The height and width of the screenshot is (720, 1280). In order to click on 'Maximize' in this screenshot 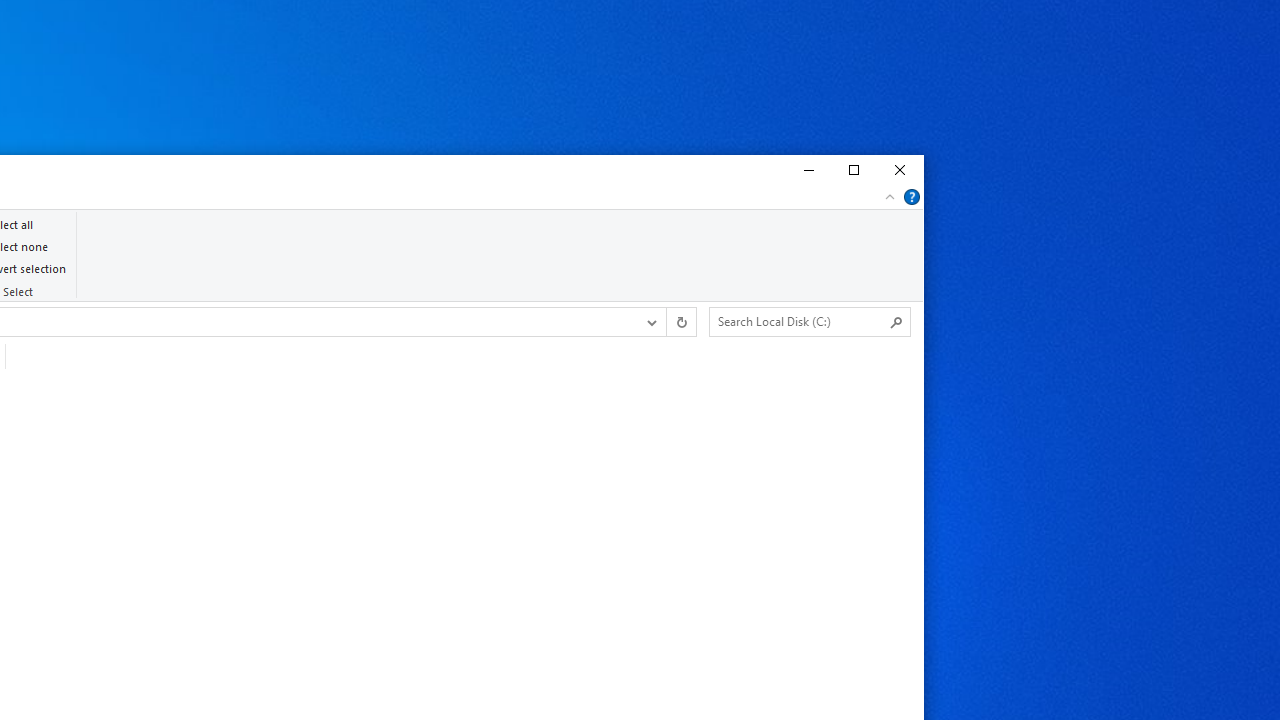, I will do `click(853, 170)`.